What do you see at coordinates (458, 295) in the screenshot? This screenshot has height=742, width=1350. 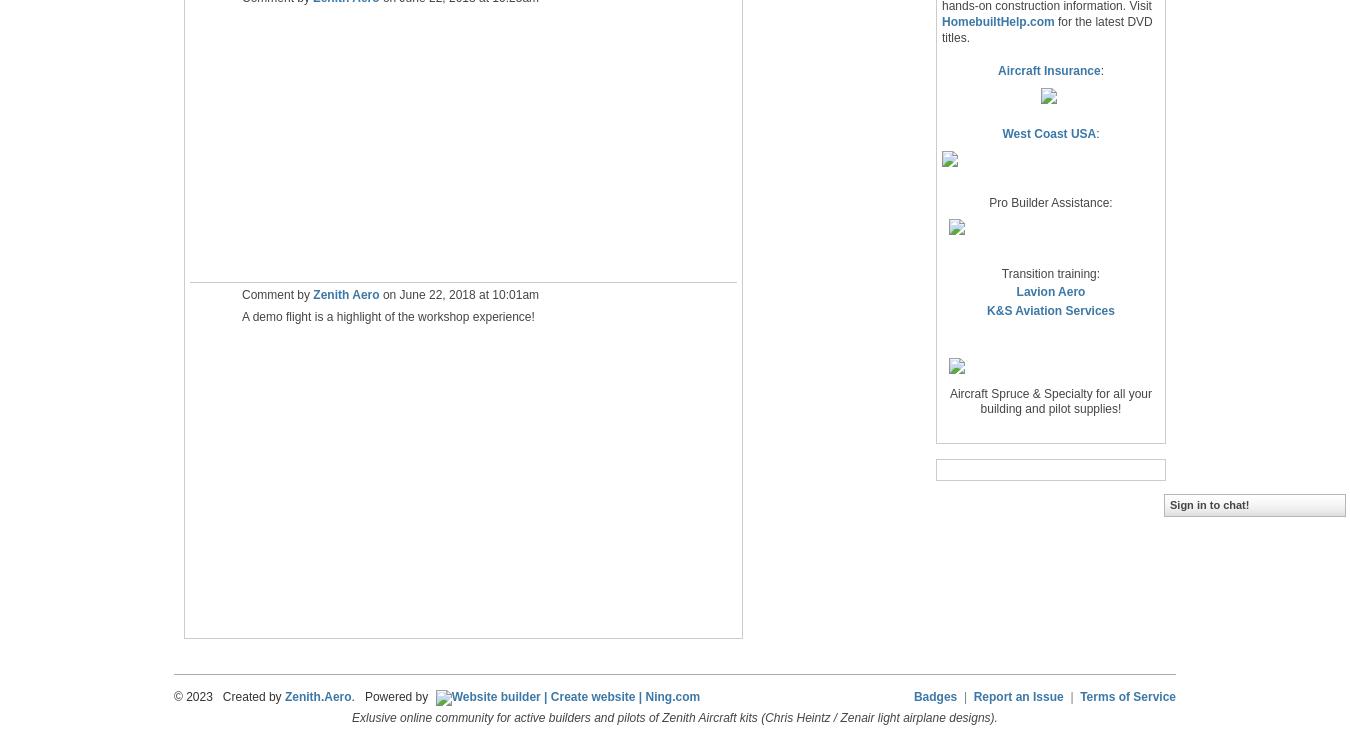 I see `'on June 22, 2018 at 10:01am'` at bounding box center [458, 295].